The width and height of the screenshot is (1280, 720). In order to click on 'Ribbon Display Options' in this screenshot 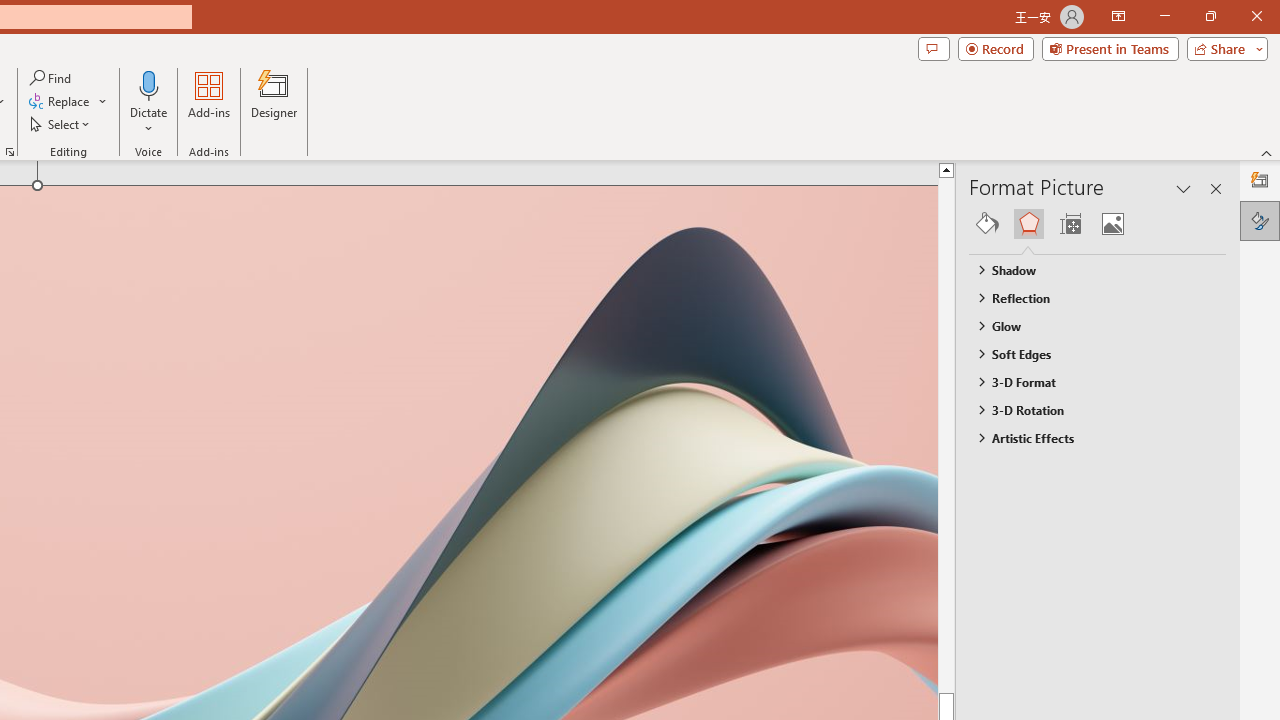, I will do `click(1117, 16)`.